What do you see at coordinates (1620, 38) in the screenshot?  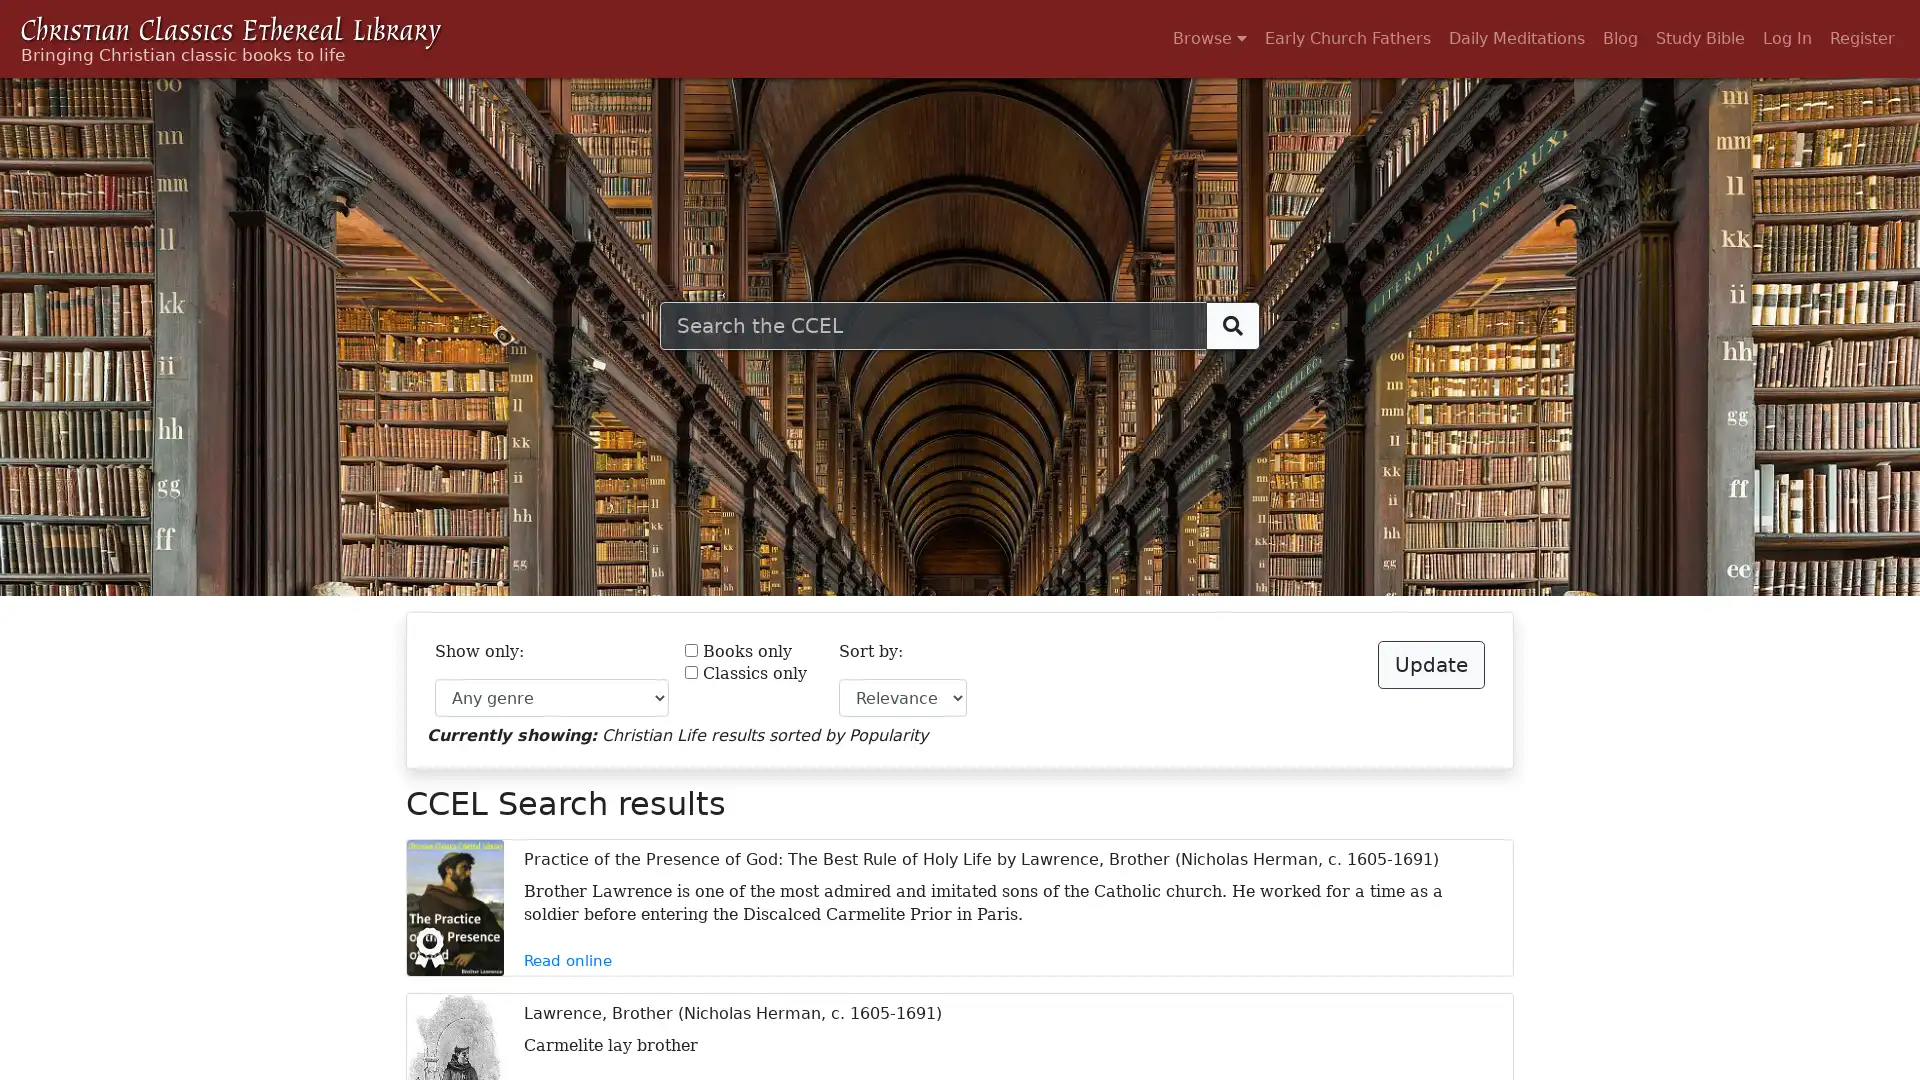 I see `Blog` at bounding box center [1620, 38].